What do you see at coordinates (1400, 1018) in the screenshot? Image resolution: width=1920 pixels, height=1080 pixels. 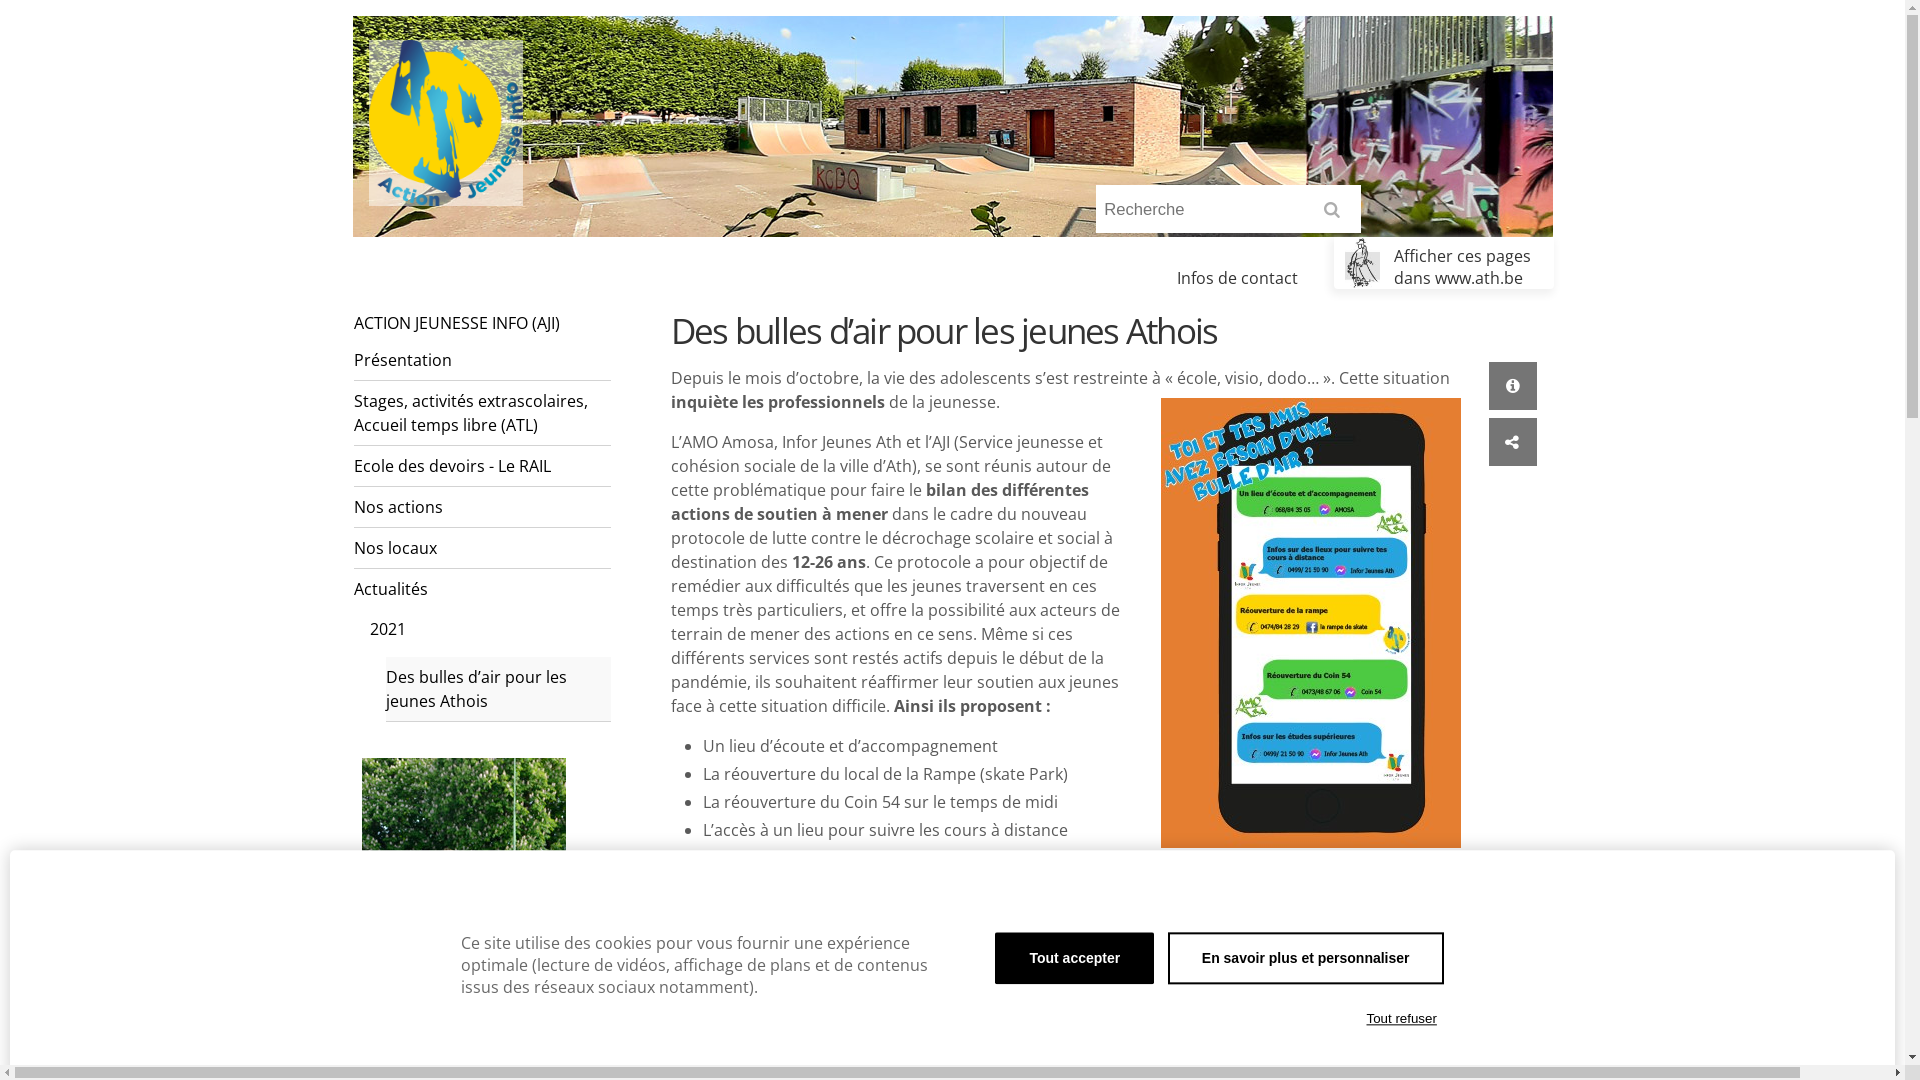 I see `'Tout refuser'` at bounding box center [1400, 1018].